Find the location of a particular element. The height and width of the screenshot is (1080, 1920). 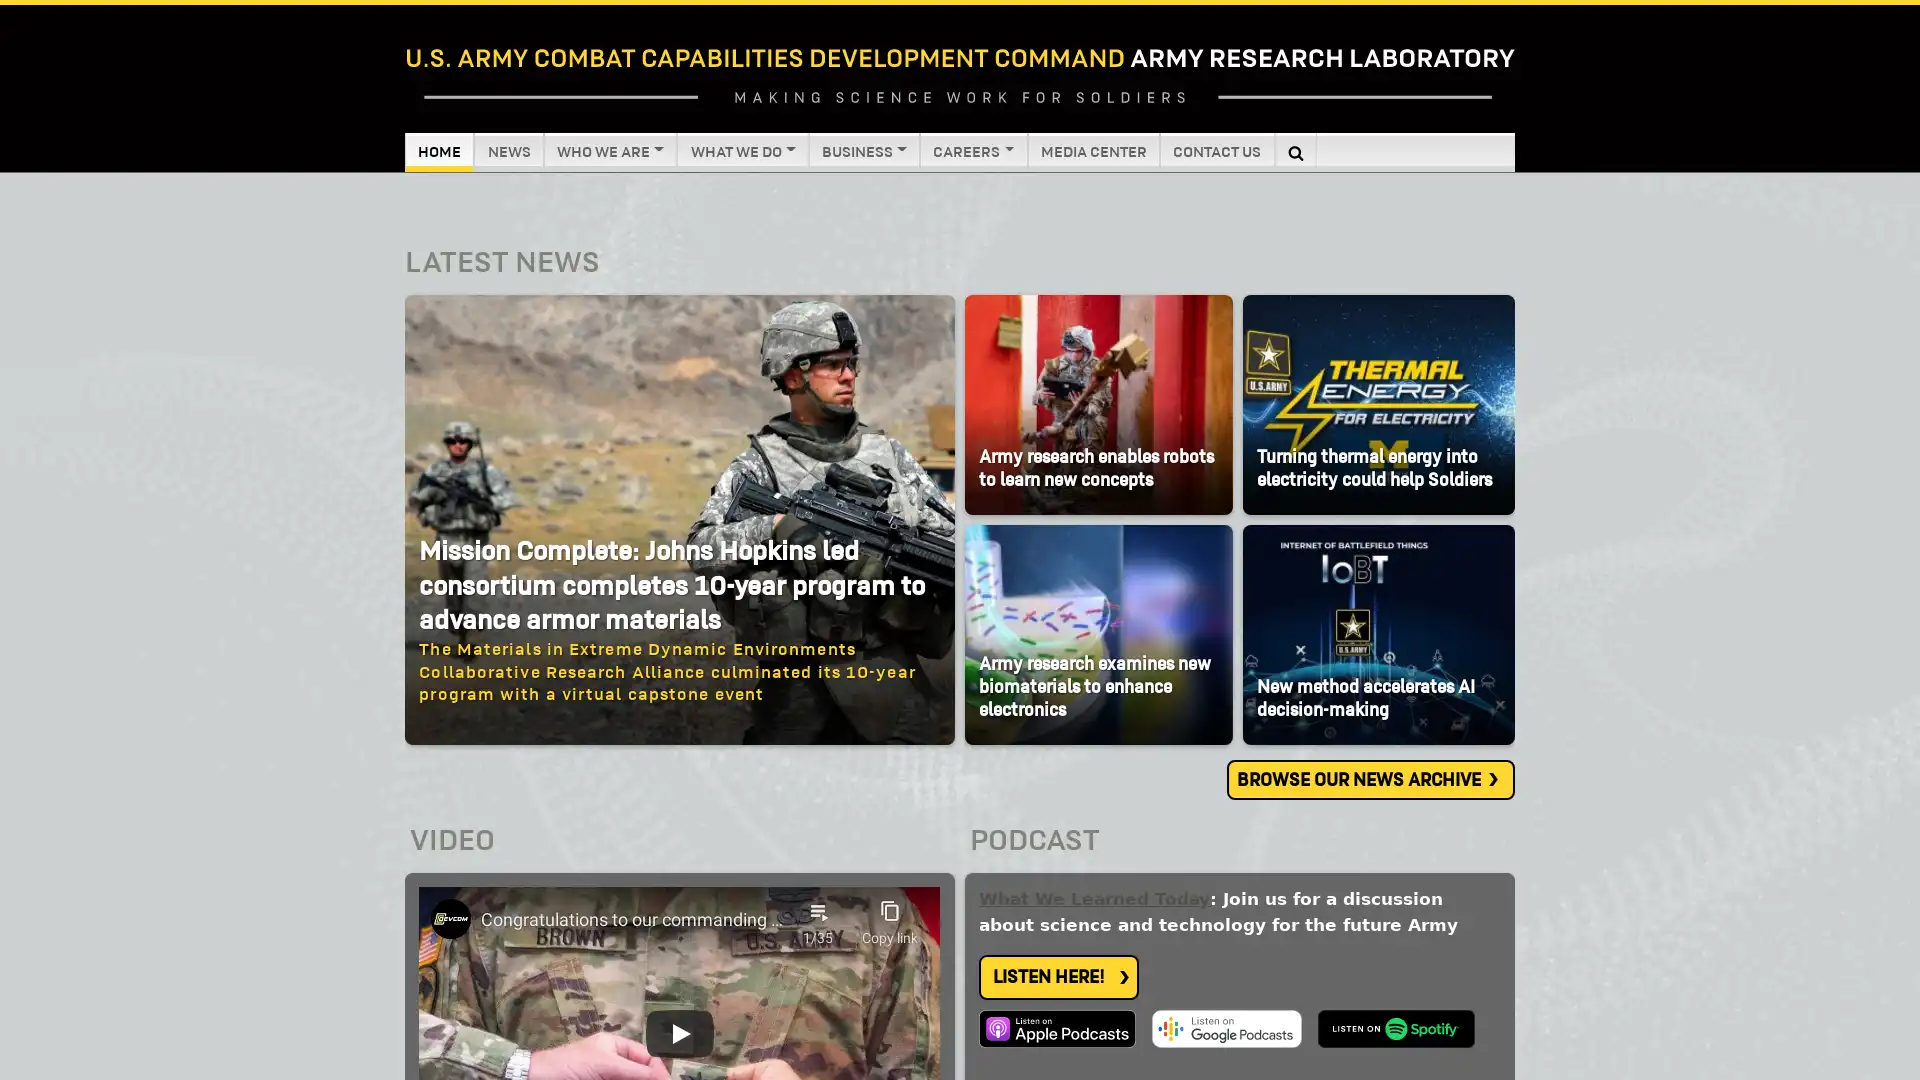

MEDIA CENTER is located at coordinates (1092, 151).